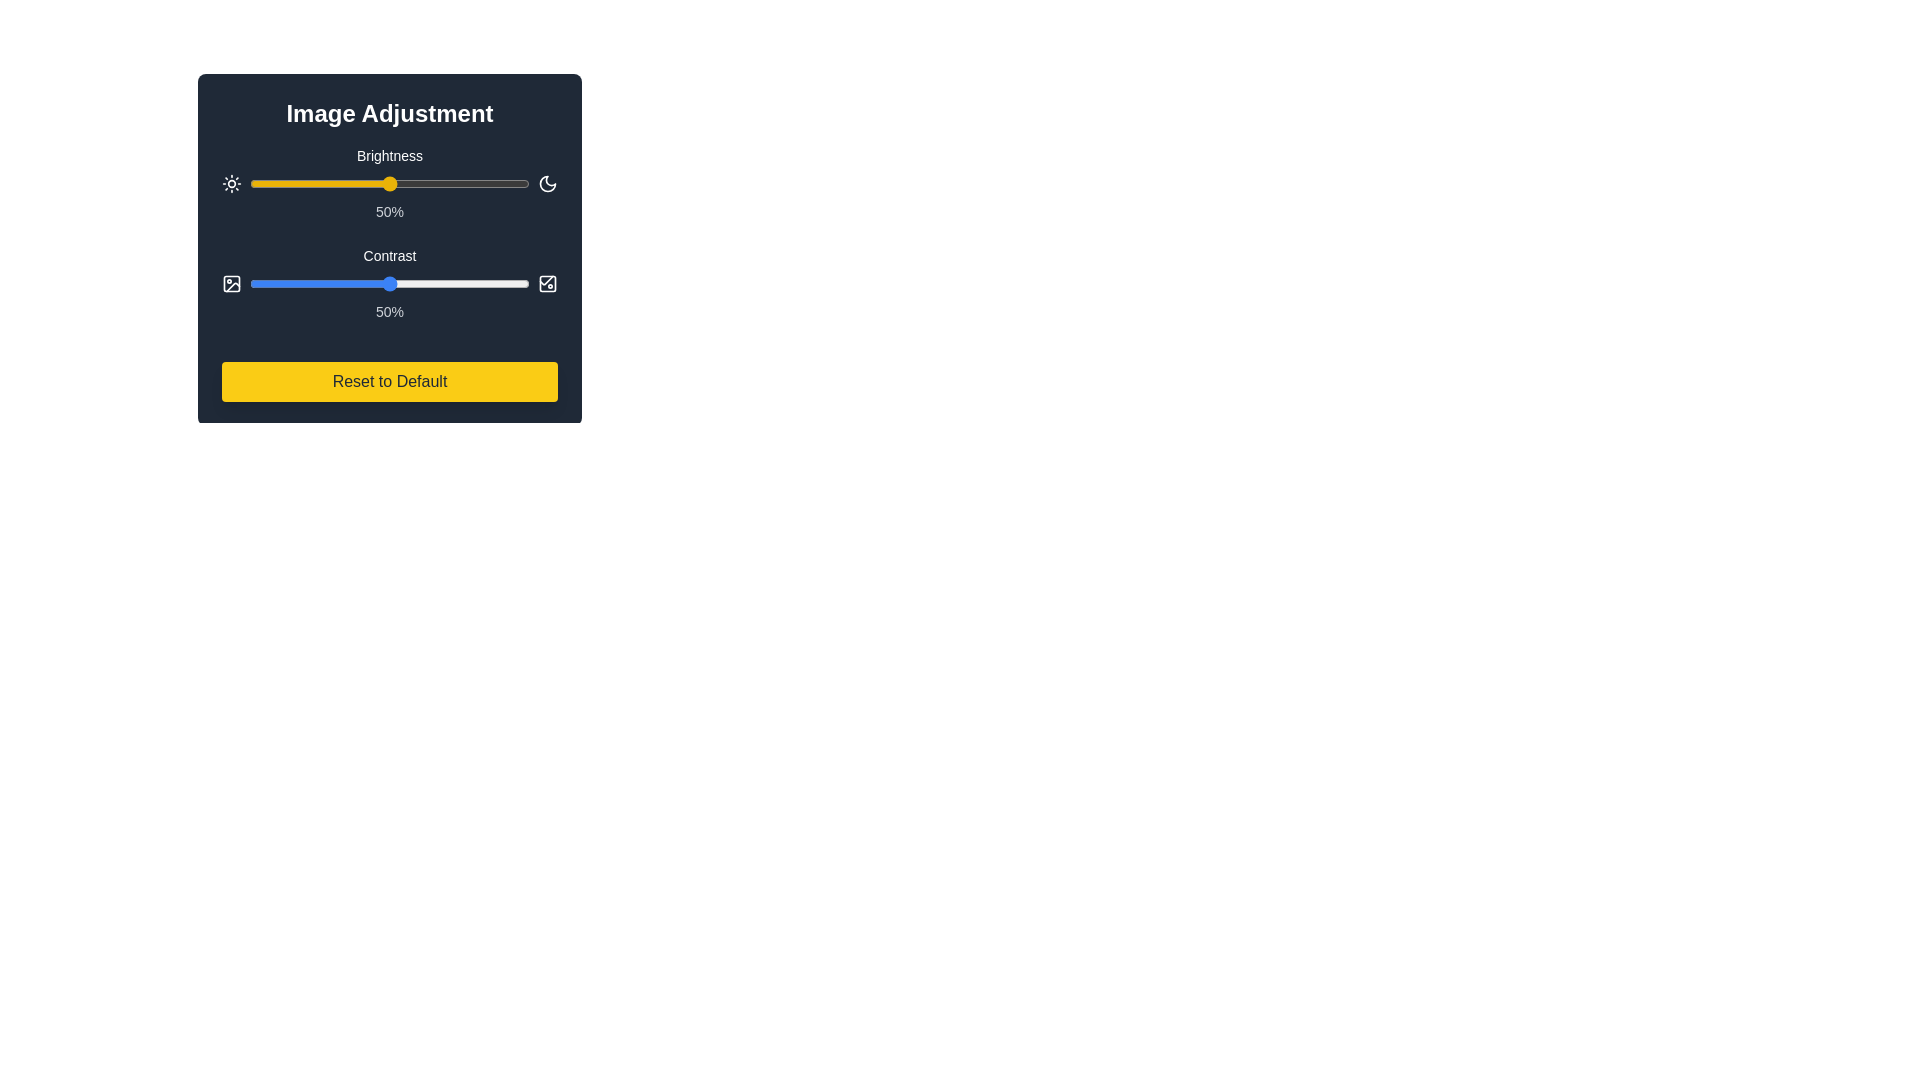 This screenshot has width=1920, height=1080. I want to click on brightness, so click(488, 184).